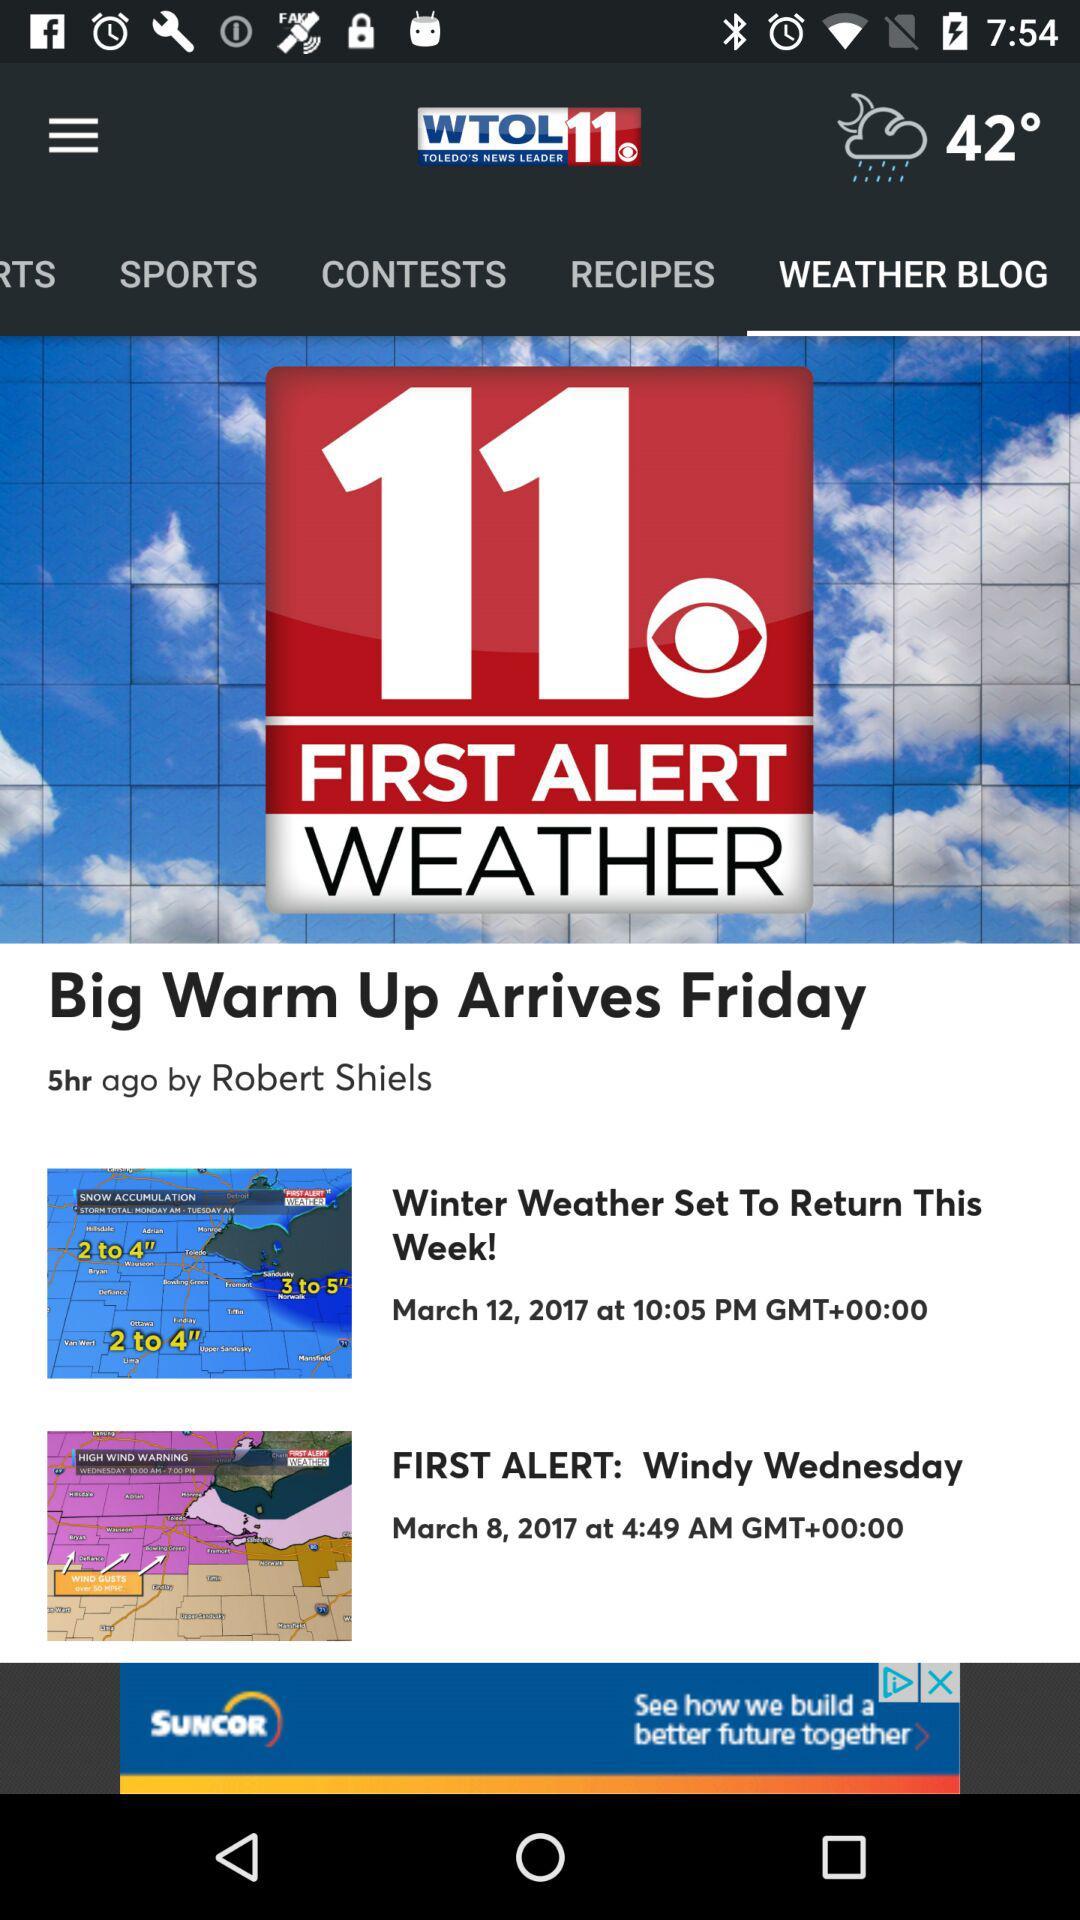 The width and height of the screenshot is (1080, 1920). What do you see at coordinates (528, 136) in the screenshot?
I see `the text which is right side of the more options button` at bounding box center [528, 136].